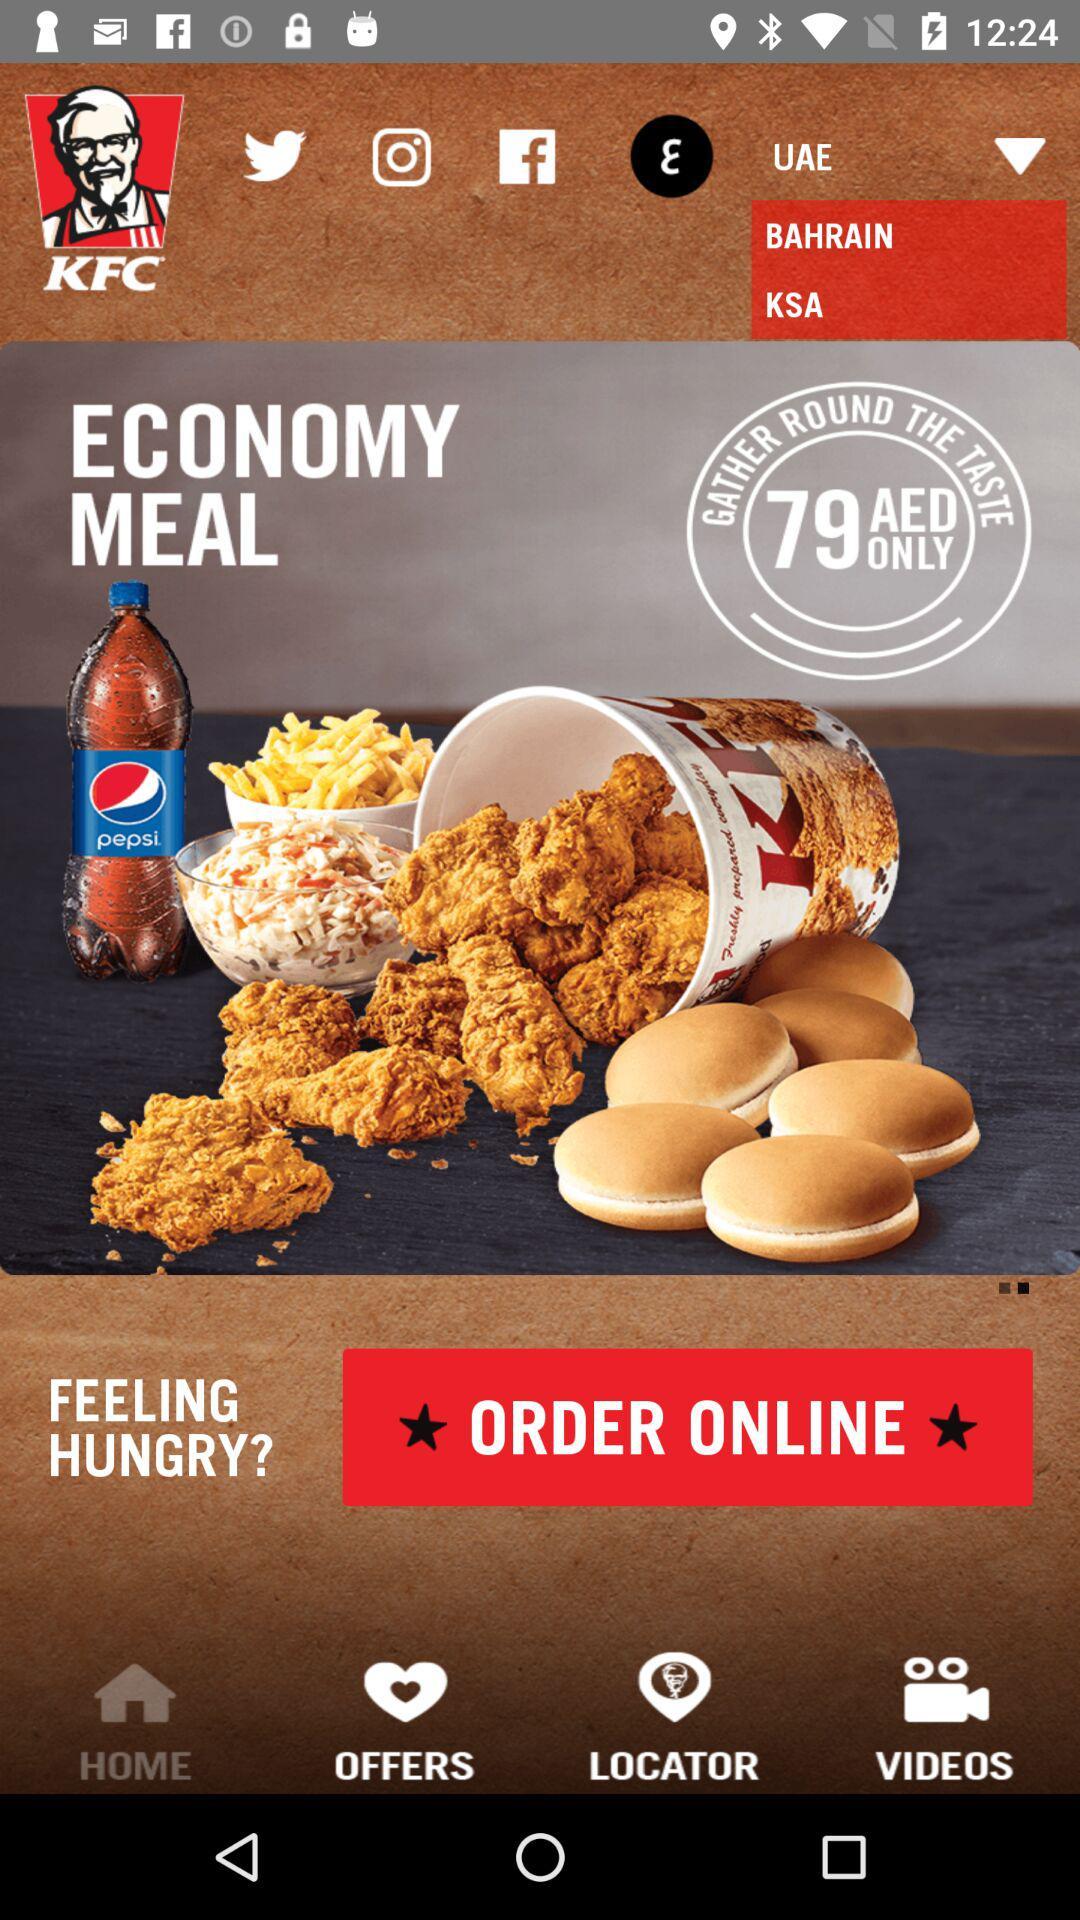 This screenshot has height=1920, width=1080. Describe the element at coordinates (405, 1714) in the screenshot. I see `item below hungry? icon` at that location.